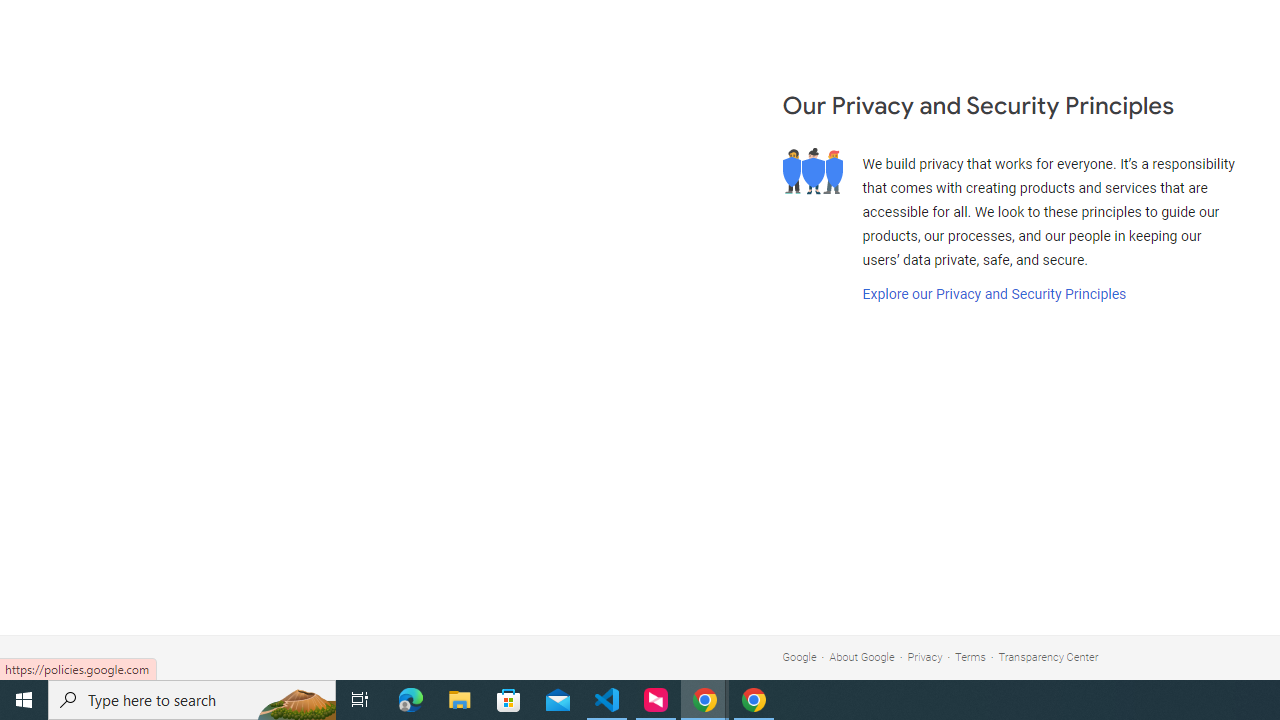  Describe the element at coordinates (993, 294) in the screenshot. I see `'Explore our Privacy and Security Principles'` at that location.